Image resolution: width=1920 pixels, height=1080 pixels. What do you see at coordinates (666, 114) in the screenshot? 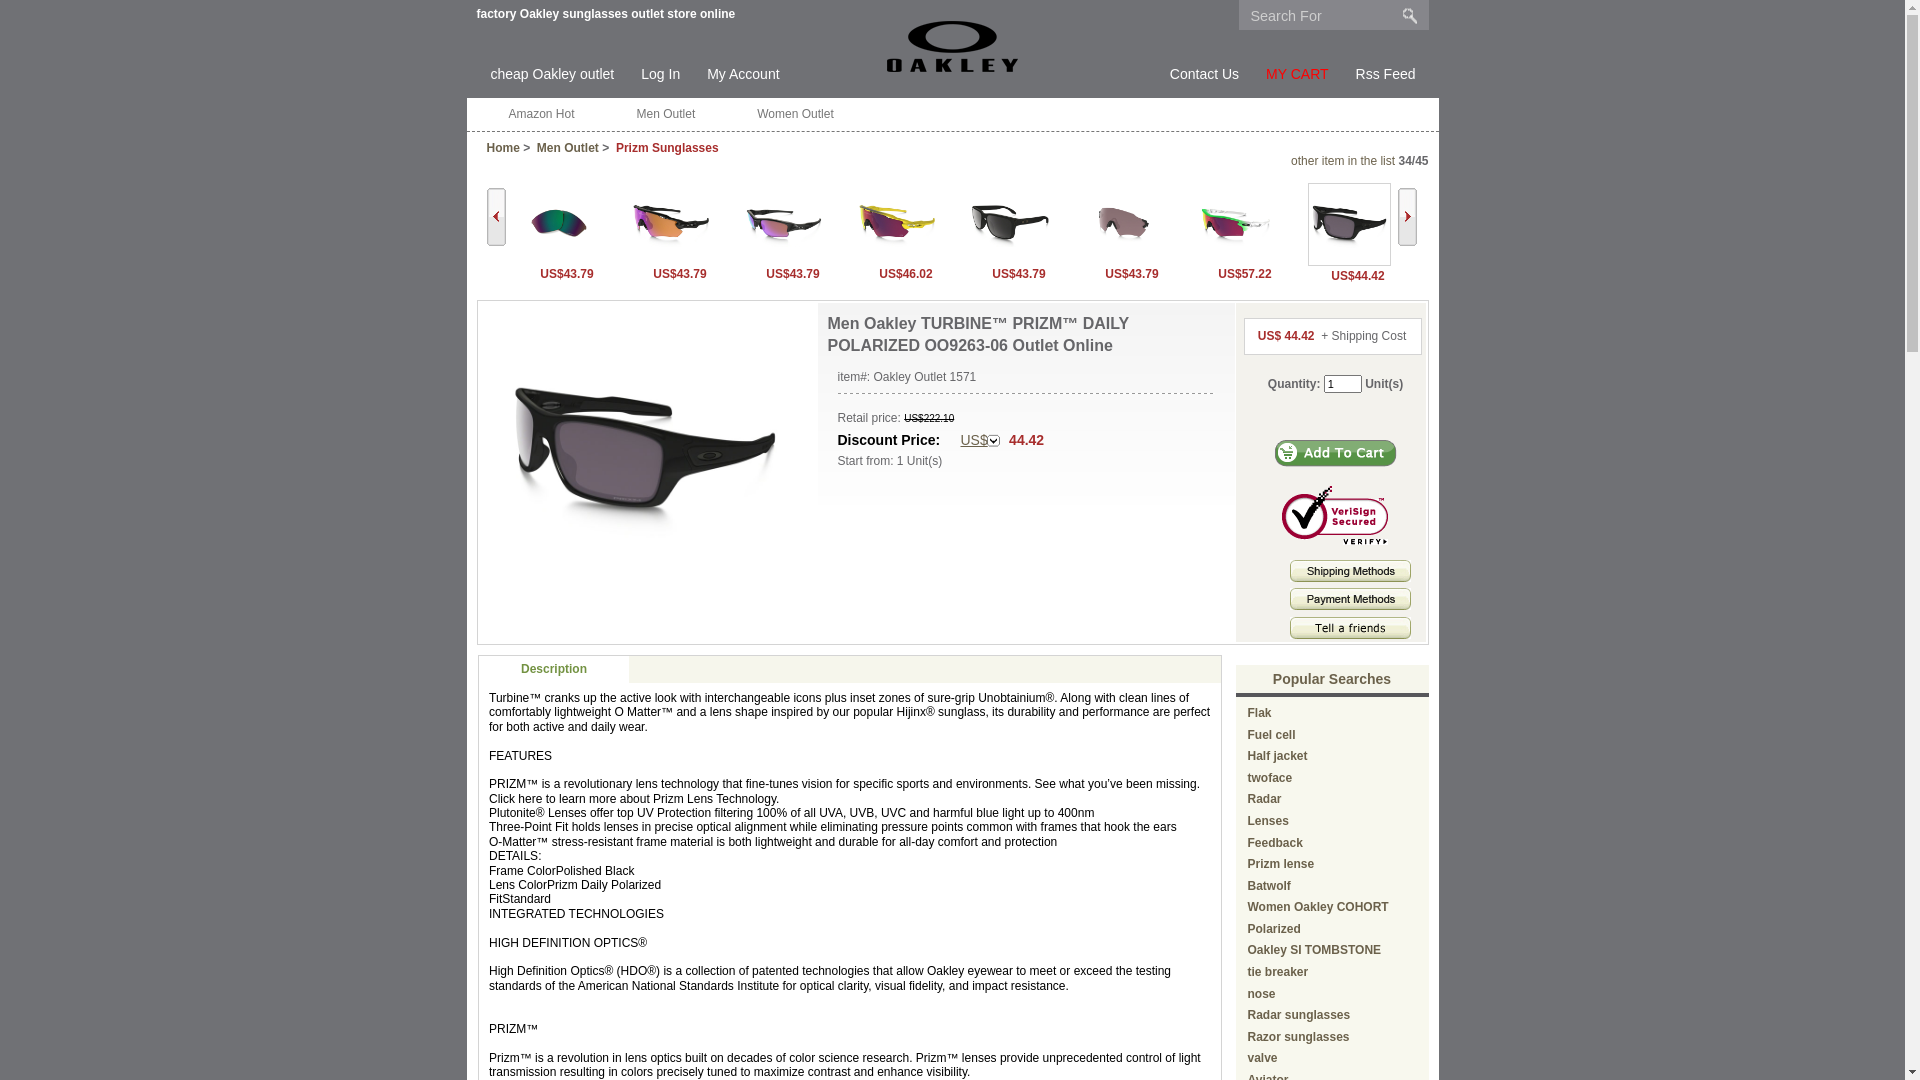
I see `'Men Outlet'` at bounding box center [666, 114].